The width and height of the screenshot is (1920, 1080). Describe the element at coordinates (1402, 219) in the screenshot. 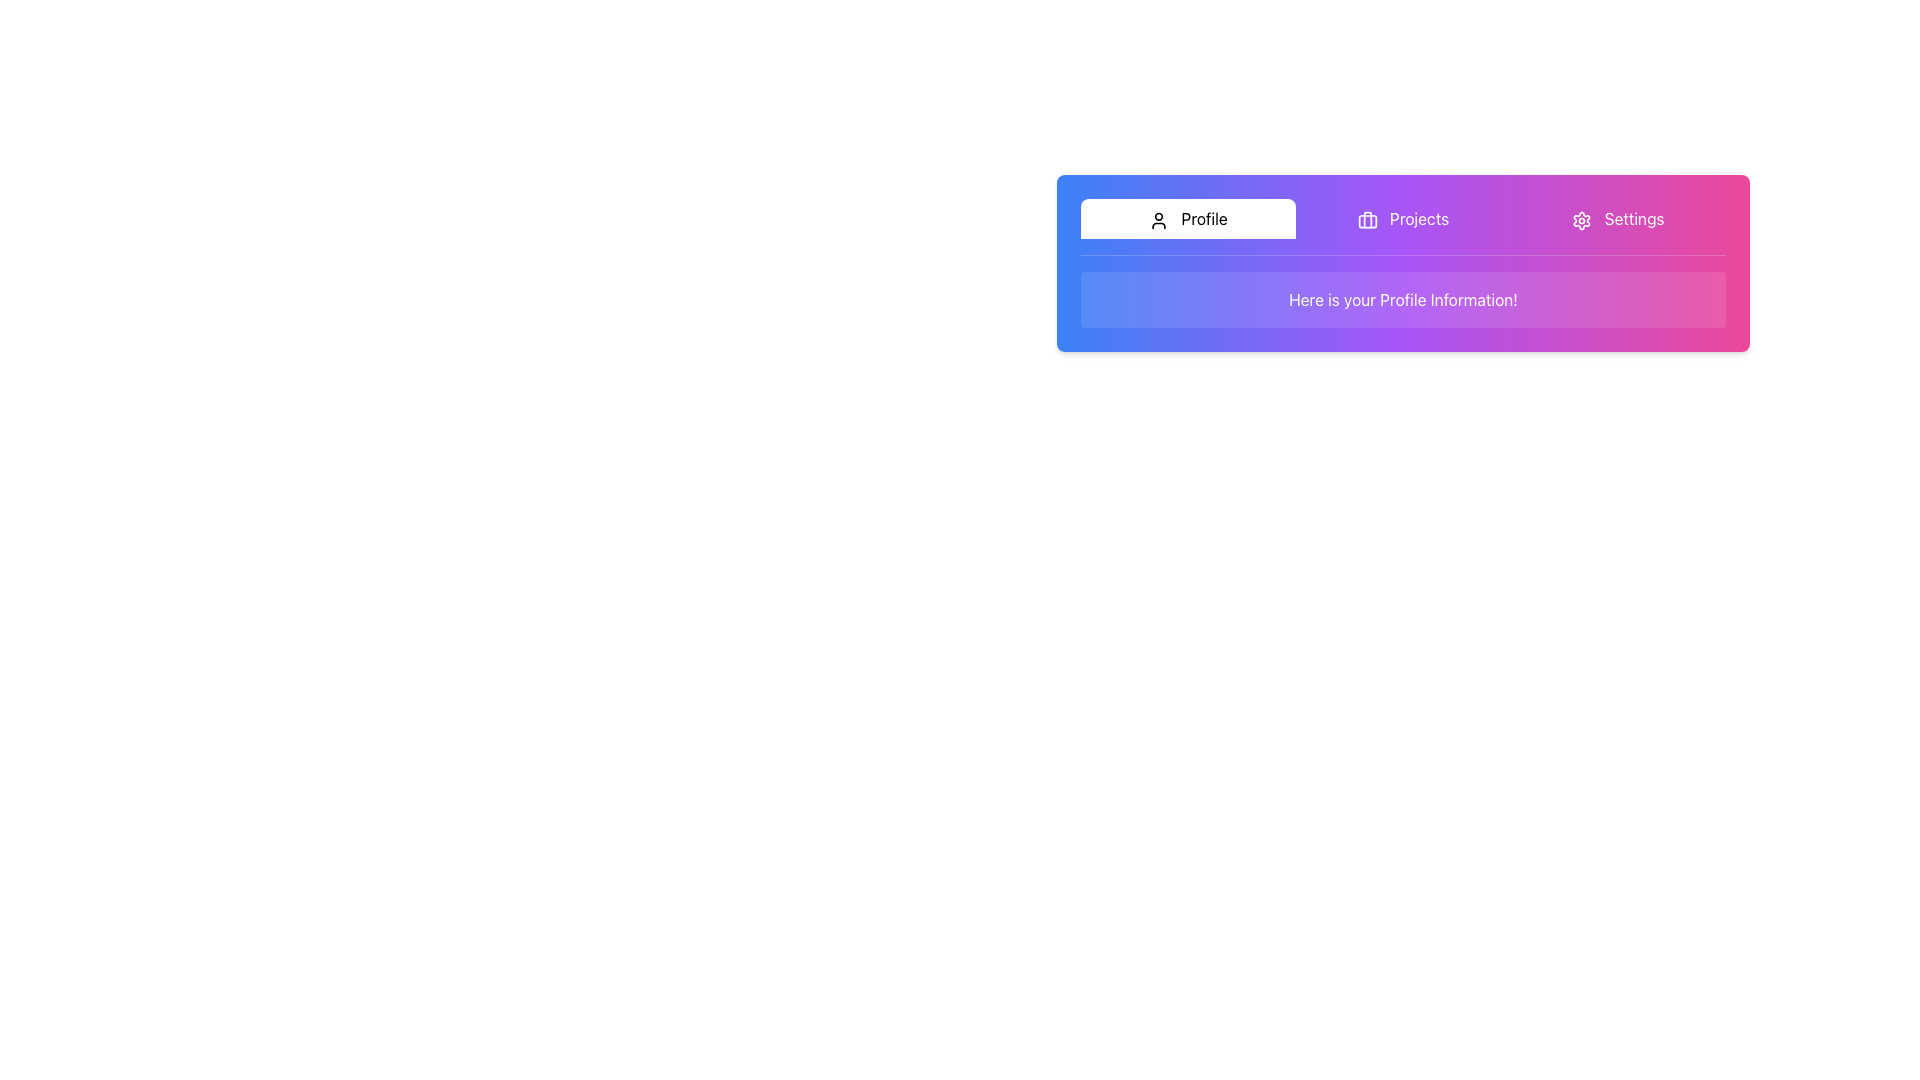

I see `the 'Projects' button, which is a rectangular button with rounded corners and a briefcase icon located in a menu` at that location.